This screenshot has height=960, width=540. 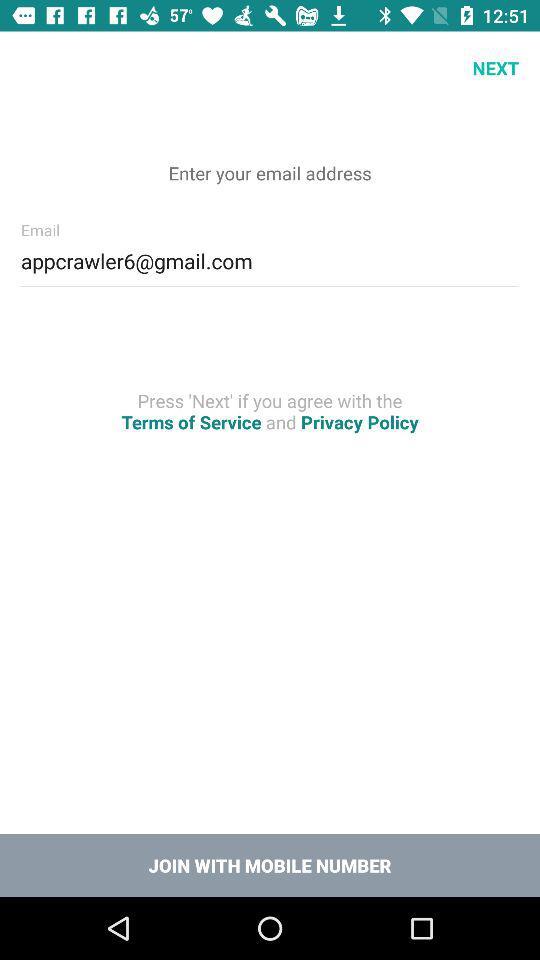 I want to click on the press next if at the center, so click(x=270, y=410).